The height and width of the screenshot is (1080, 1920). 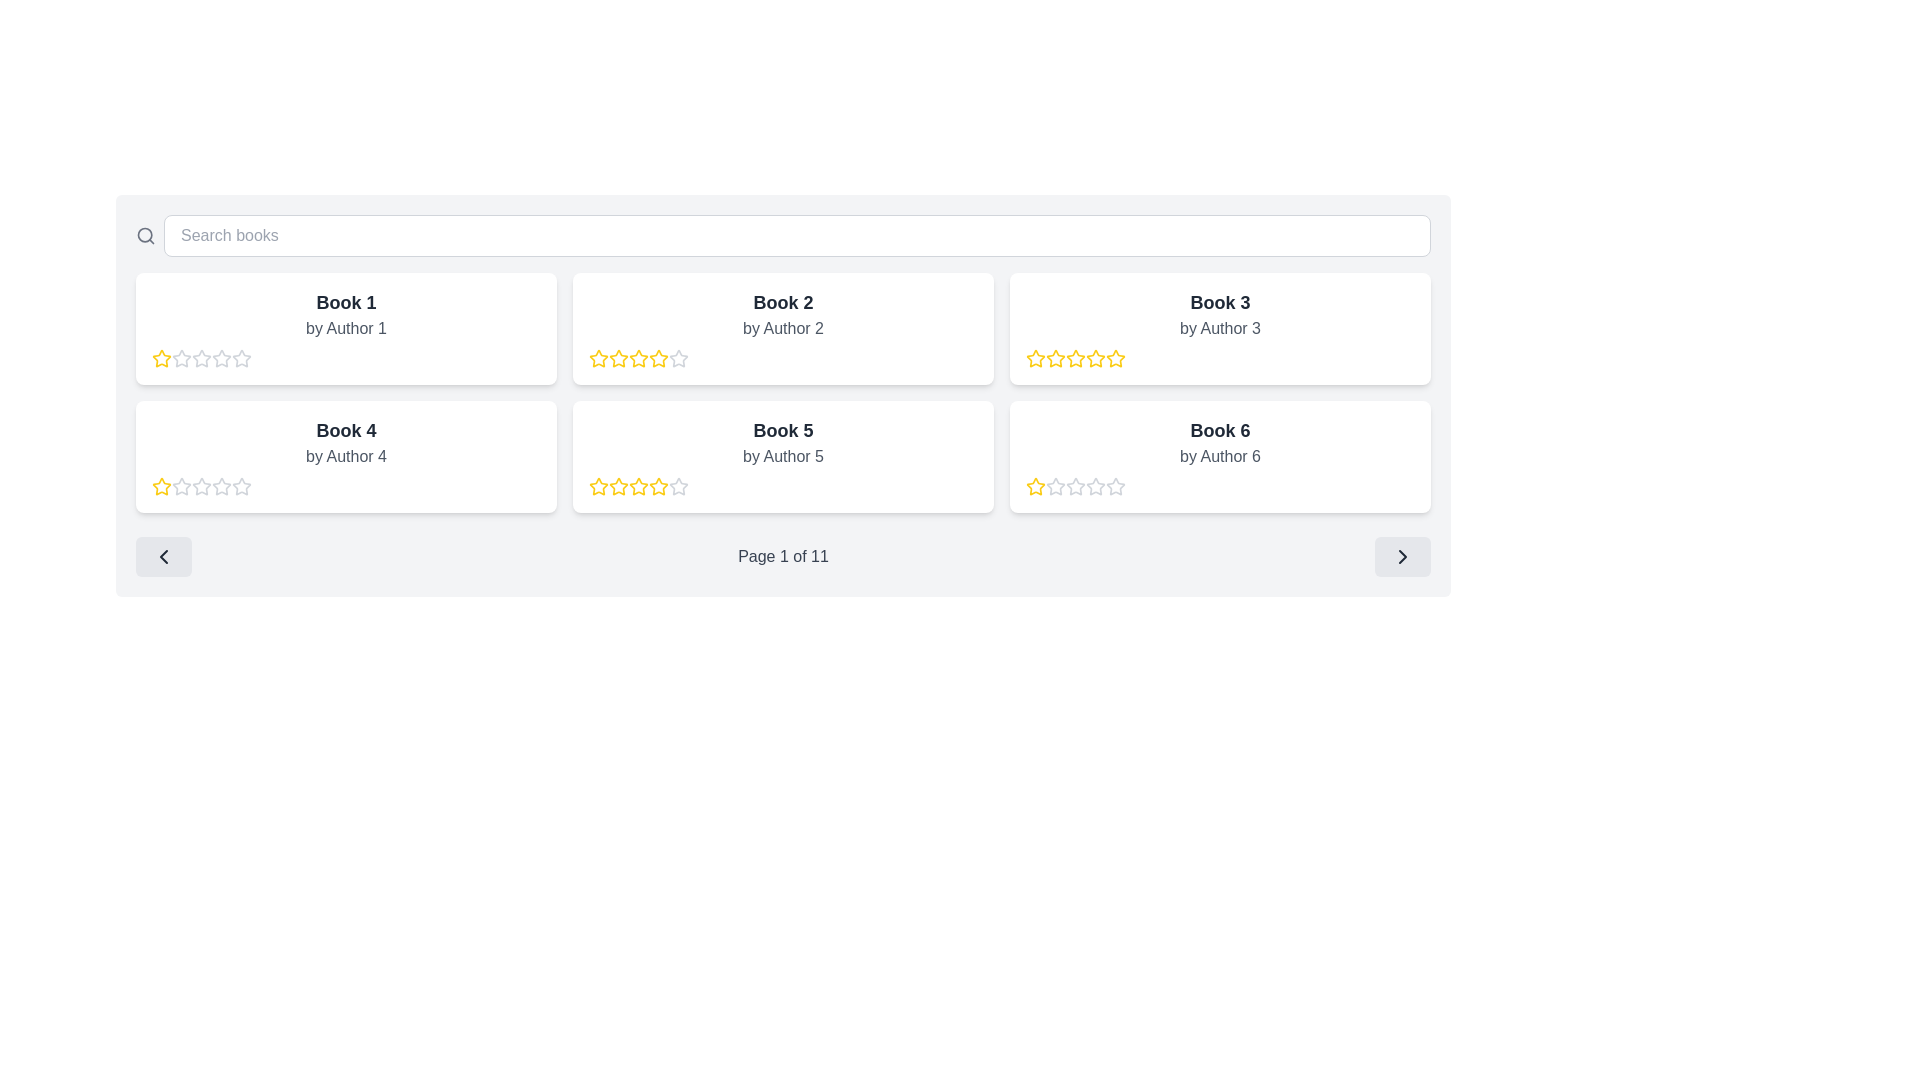 What do you see at coordinates (1036, 357) in the screenshot?
I see `the first star icon in the rating section of the 'Book 3' card to set or toggle the one-star rating` at bounding box center [1036, 357].